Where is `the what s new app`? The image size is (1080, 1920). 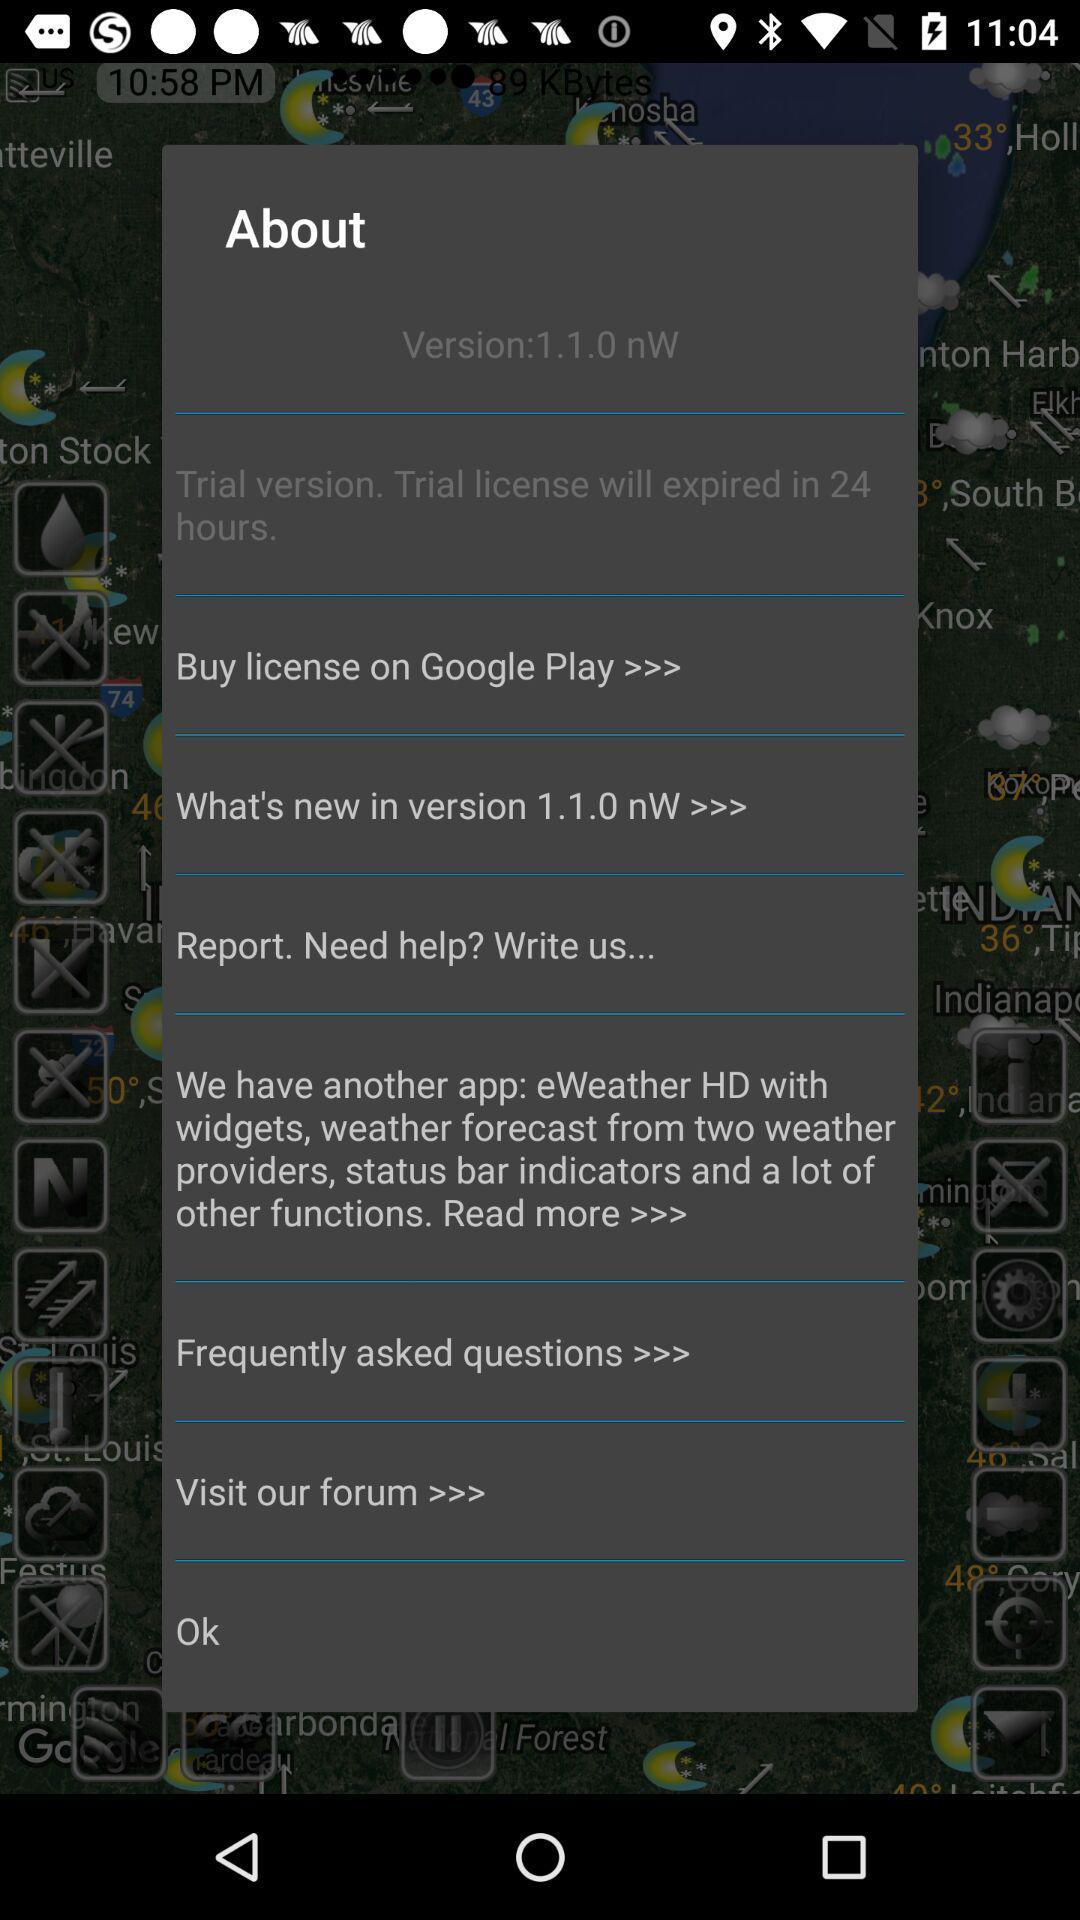
the what s new app is located at coordinates (540, 804).